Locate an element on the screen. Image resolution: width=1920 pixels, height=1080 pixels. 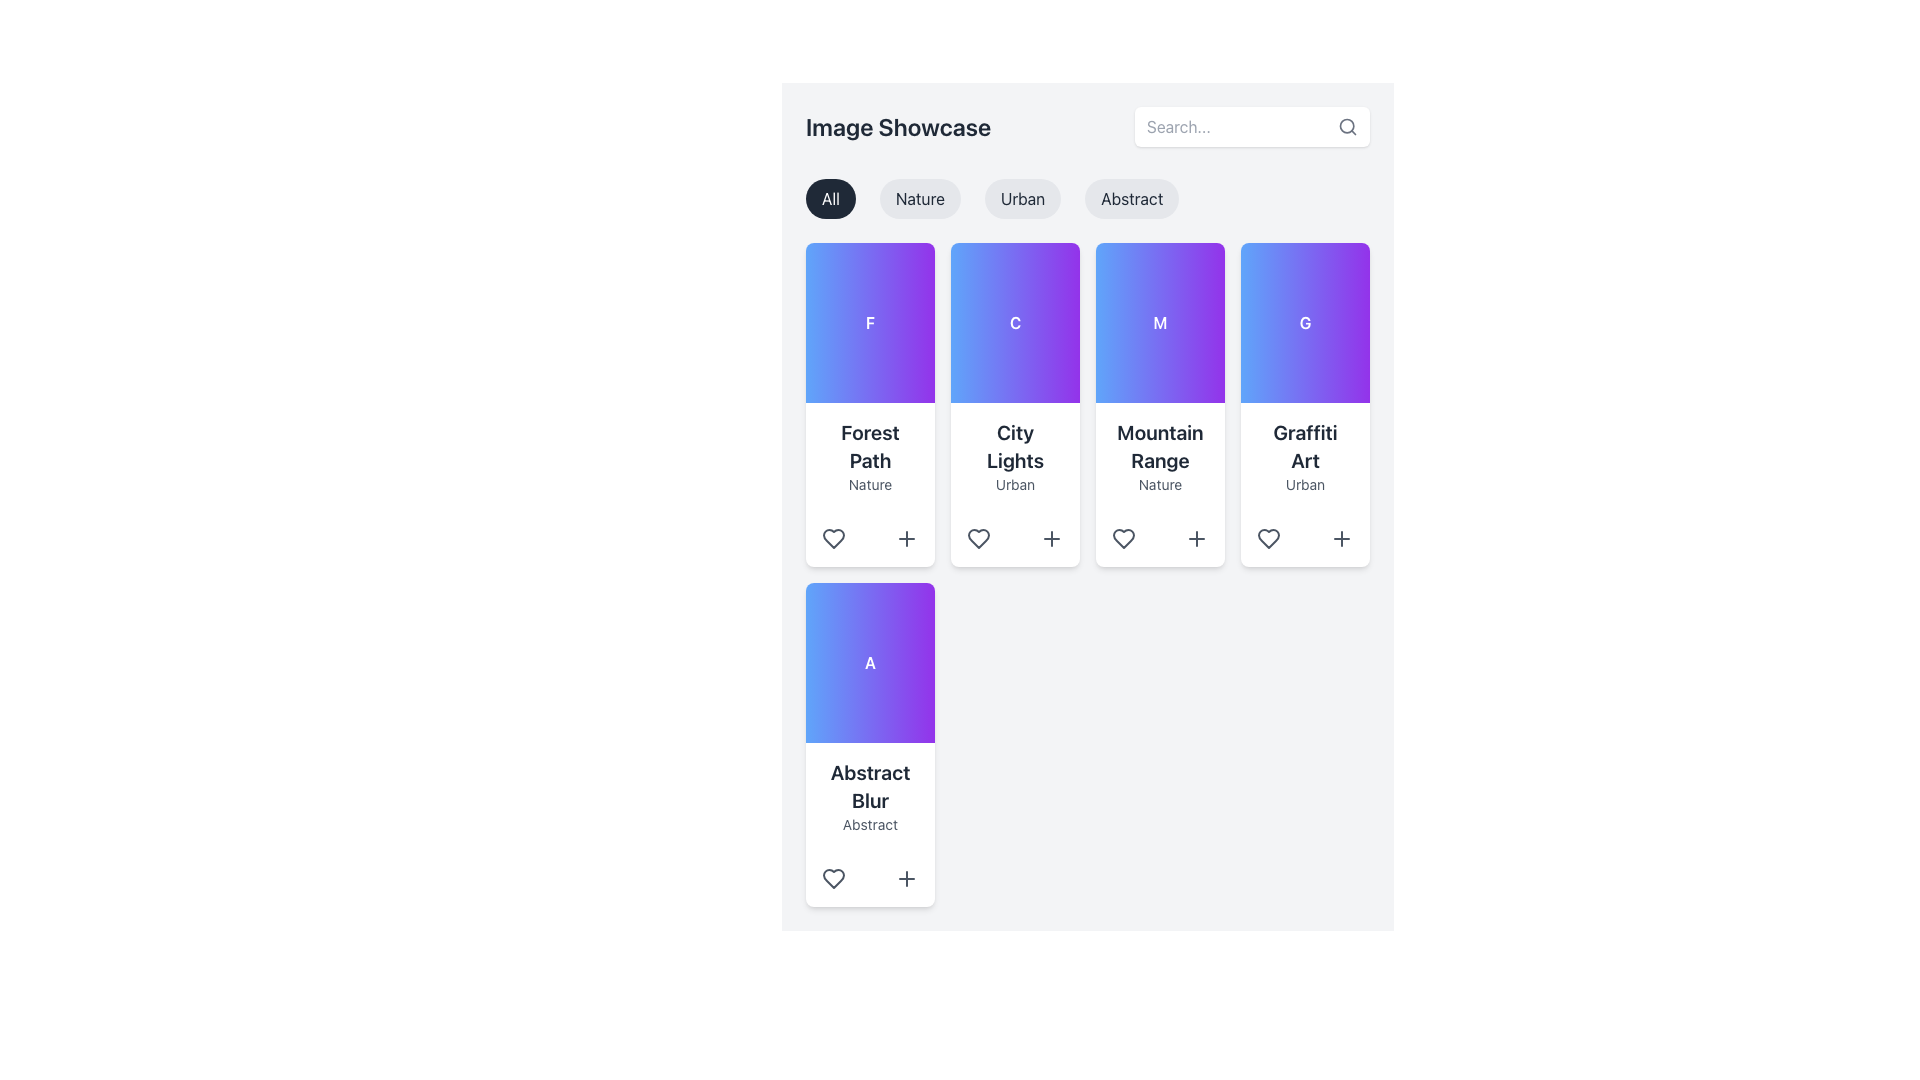
the static text element located in the fourth card from the left in the top row of the grid, which serves as the title and subtitle for the card is located at coordinates (1305, 456).